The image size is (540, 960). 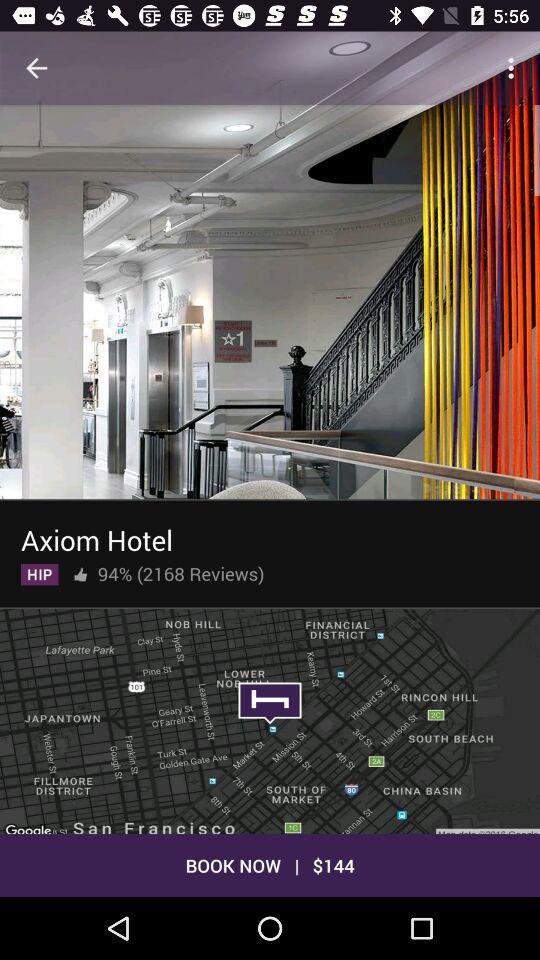 I want to click on the item above the book now   |   $144, so click(x=270, y=719).